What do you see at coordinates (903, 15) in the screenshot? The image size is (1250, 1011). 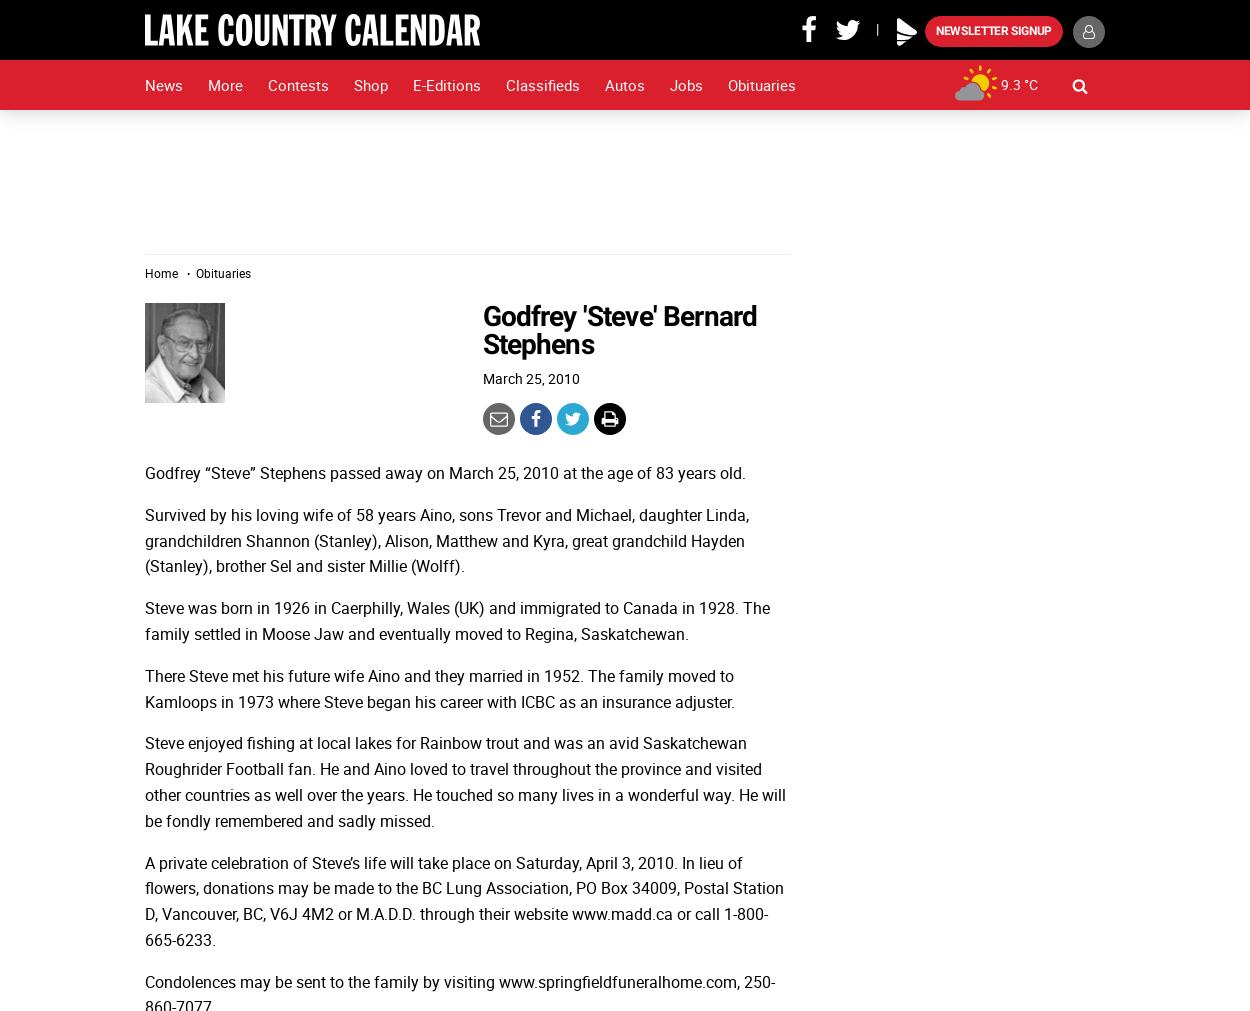 I see `'Play'` at bounding box center [903, 15].